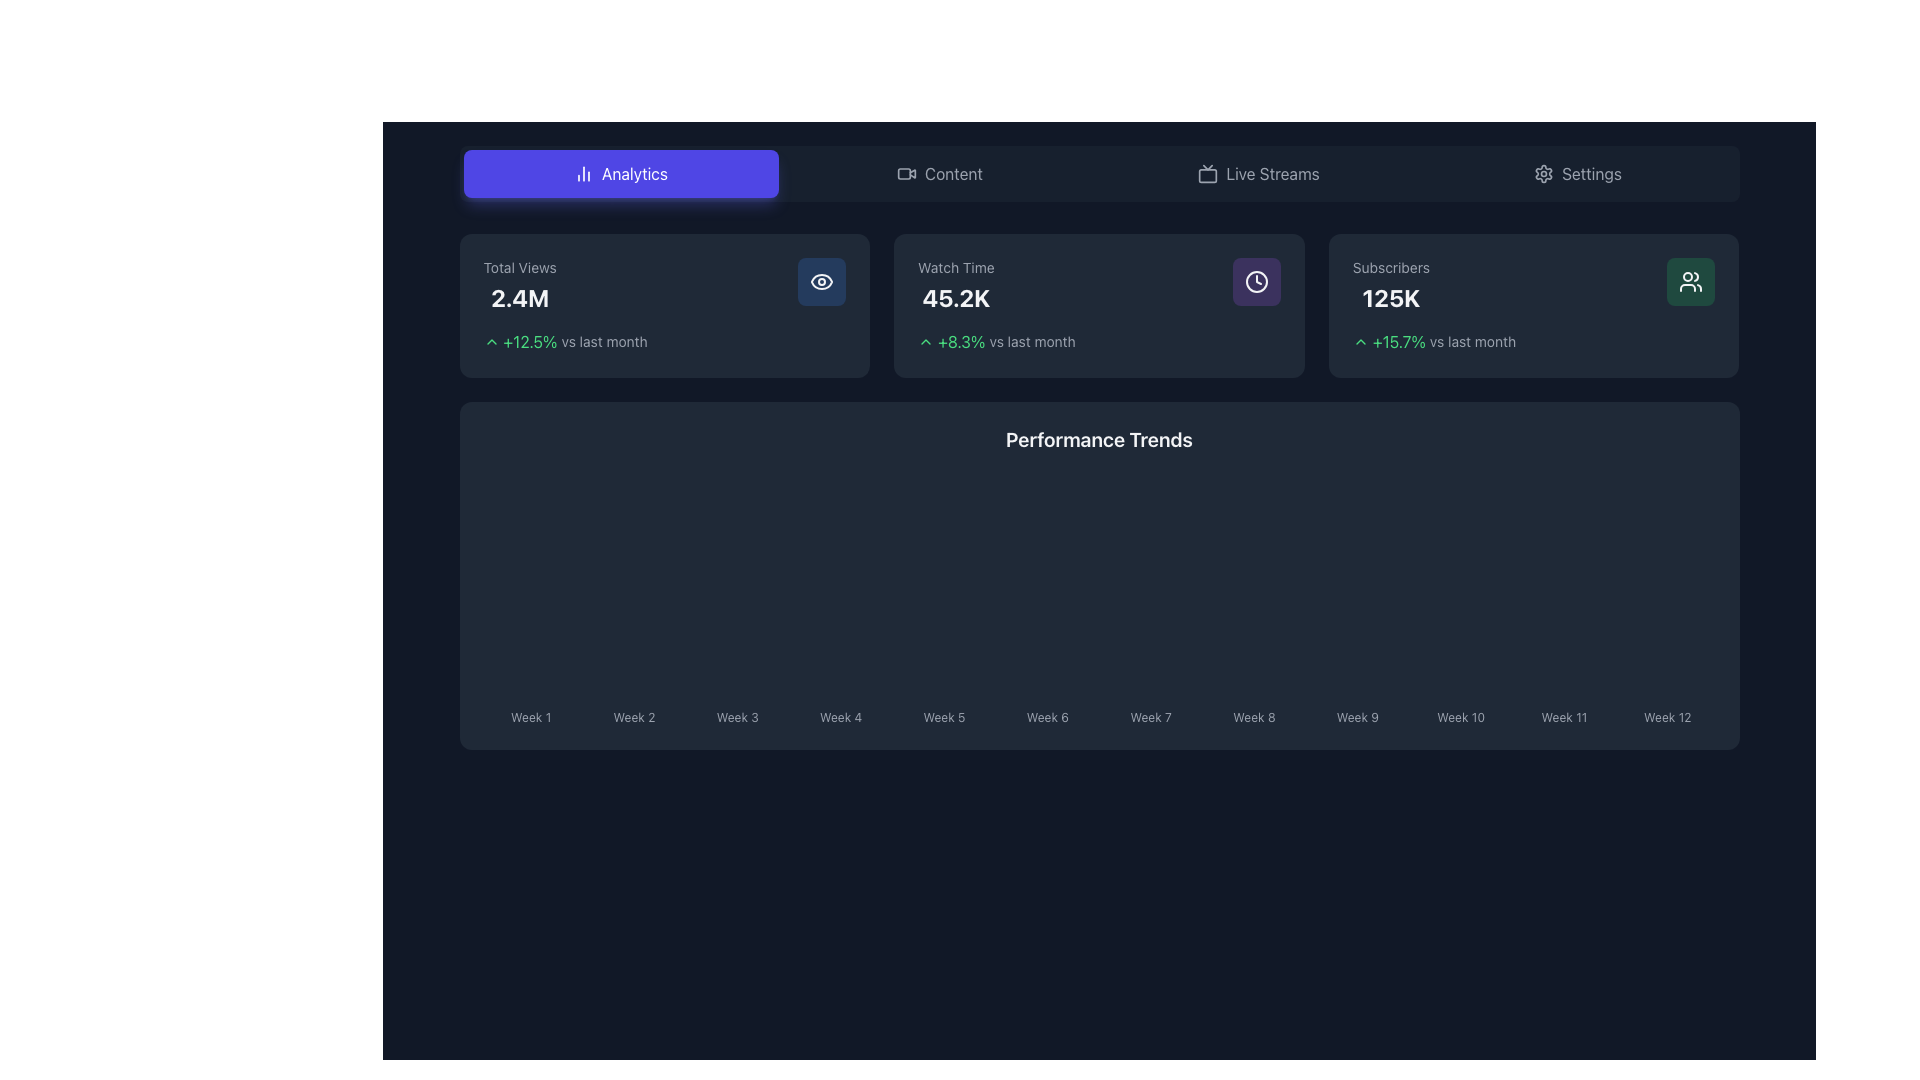 Image resolution: width=1920 pixels, height=1080 pixels. I want to click on the video or multimedia icon located in the top navigation bar, positioned between the 'Analytics' option and the 'Content' label, so click(906, 172).